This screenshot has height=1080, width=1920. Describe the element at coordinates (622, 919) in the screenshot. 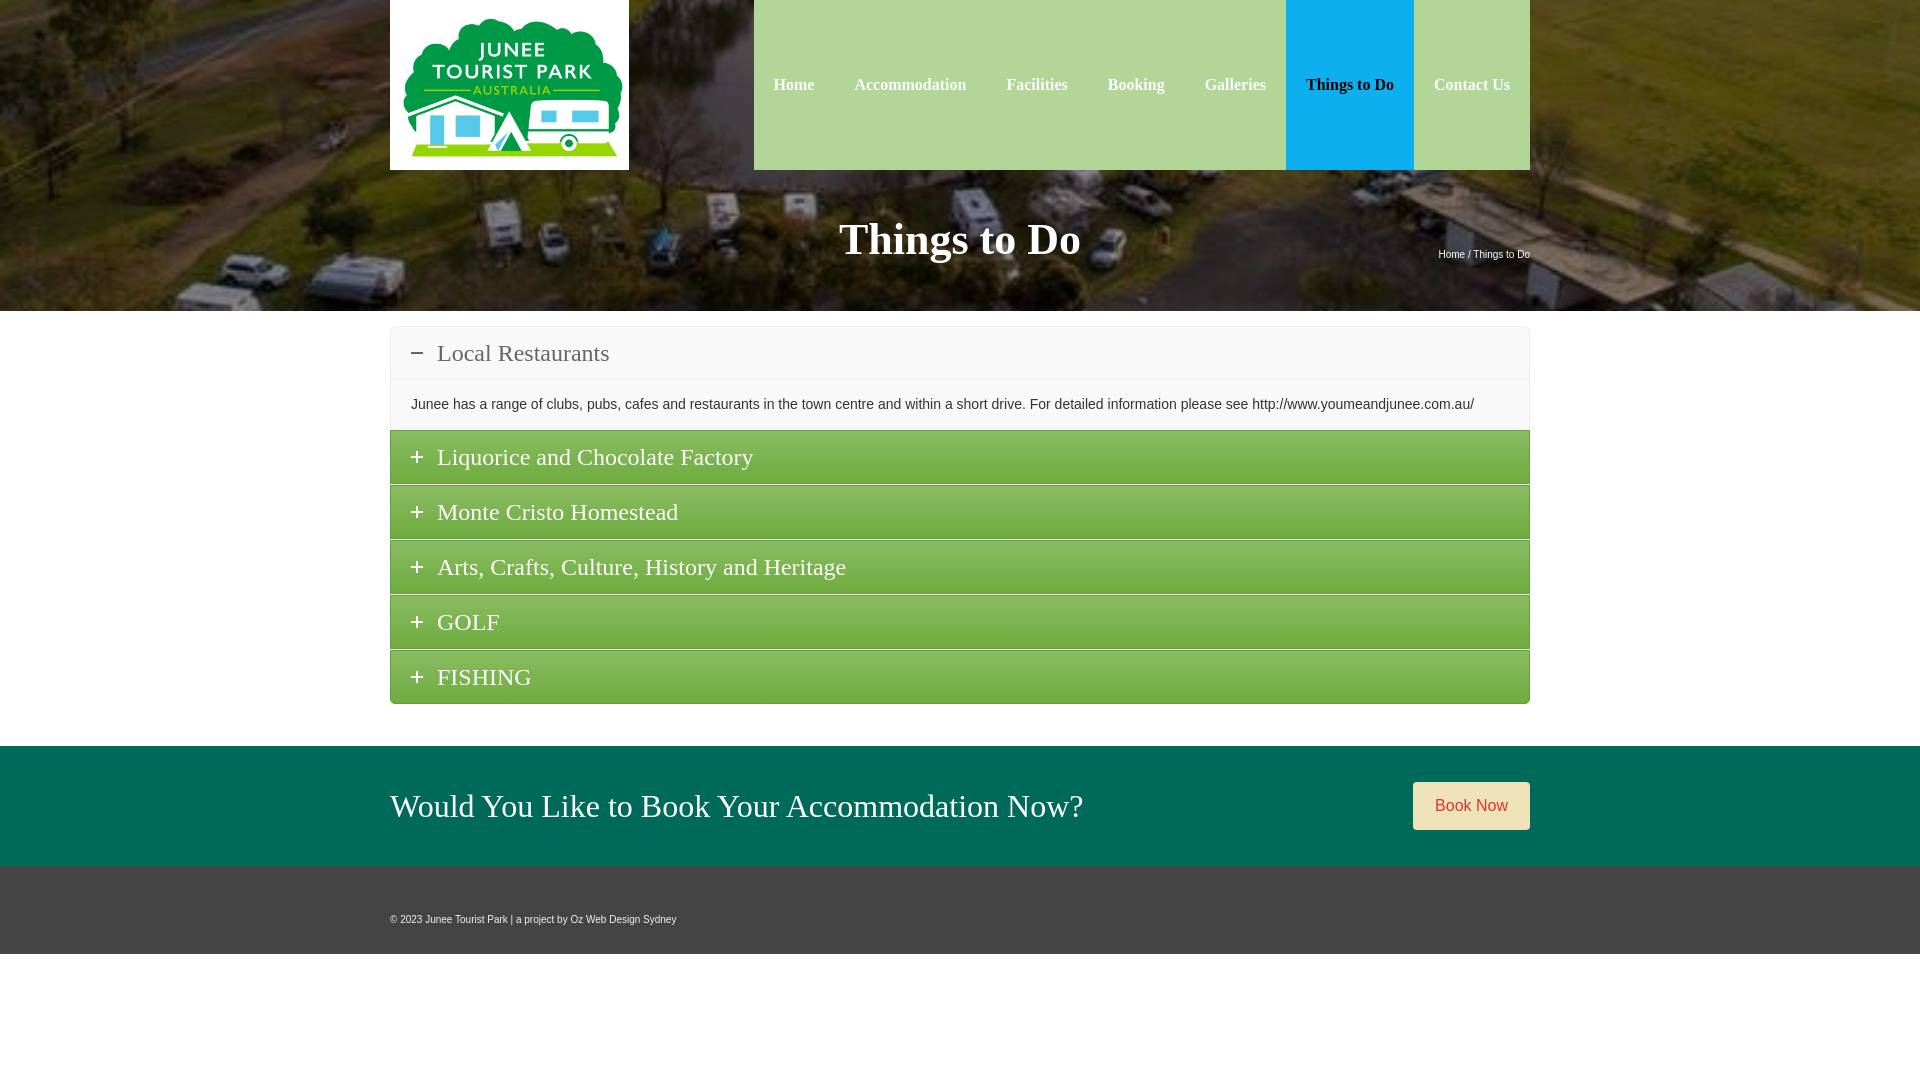

I see `'Oz Web Design Sydney'` at that location.